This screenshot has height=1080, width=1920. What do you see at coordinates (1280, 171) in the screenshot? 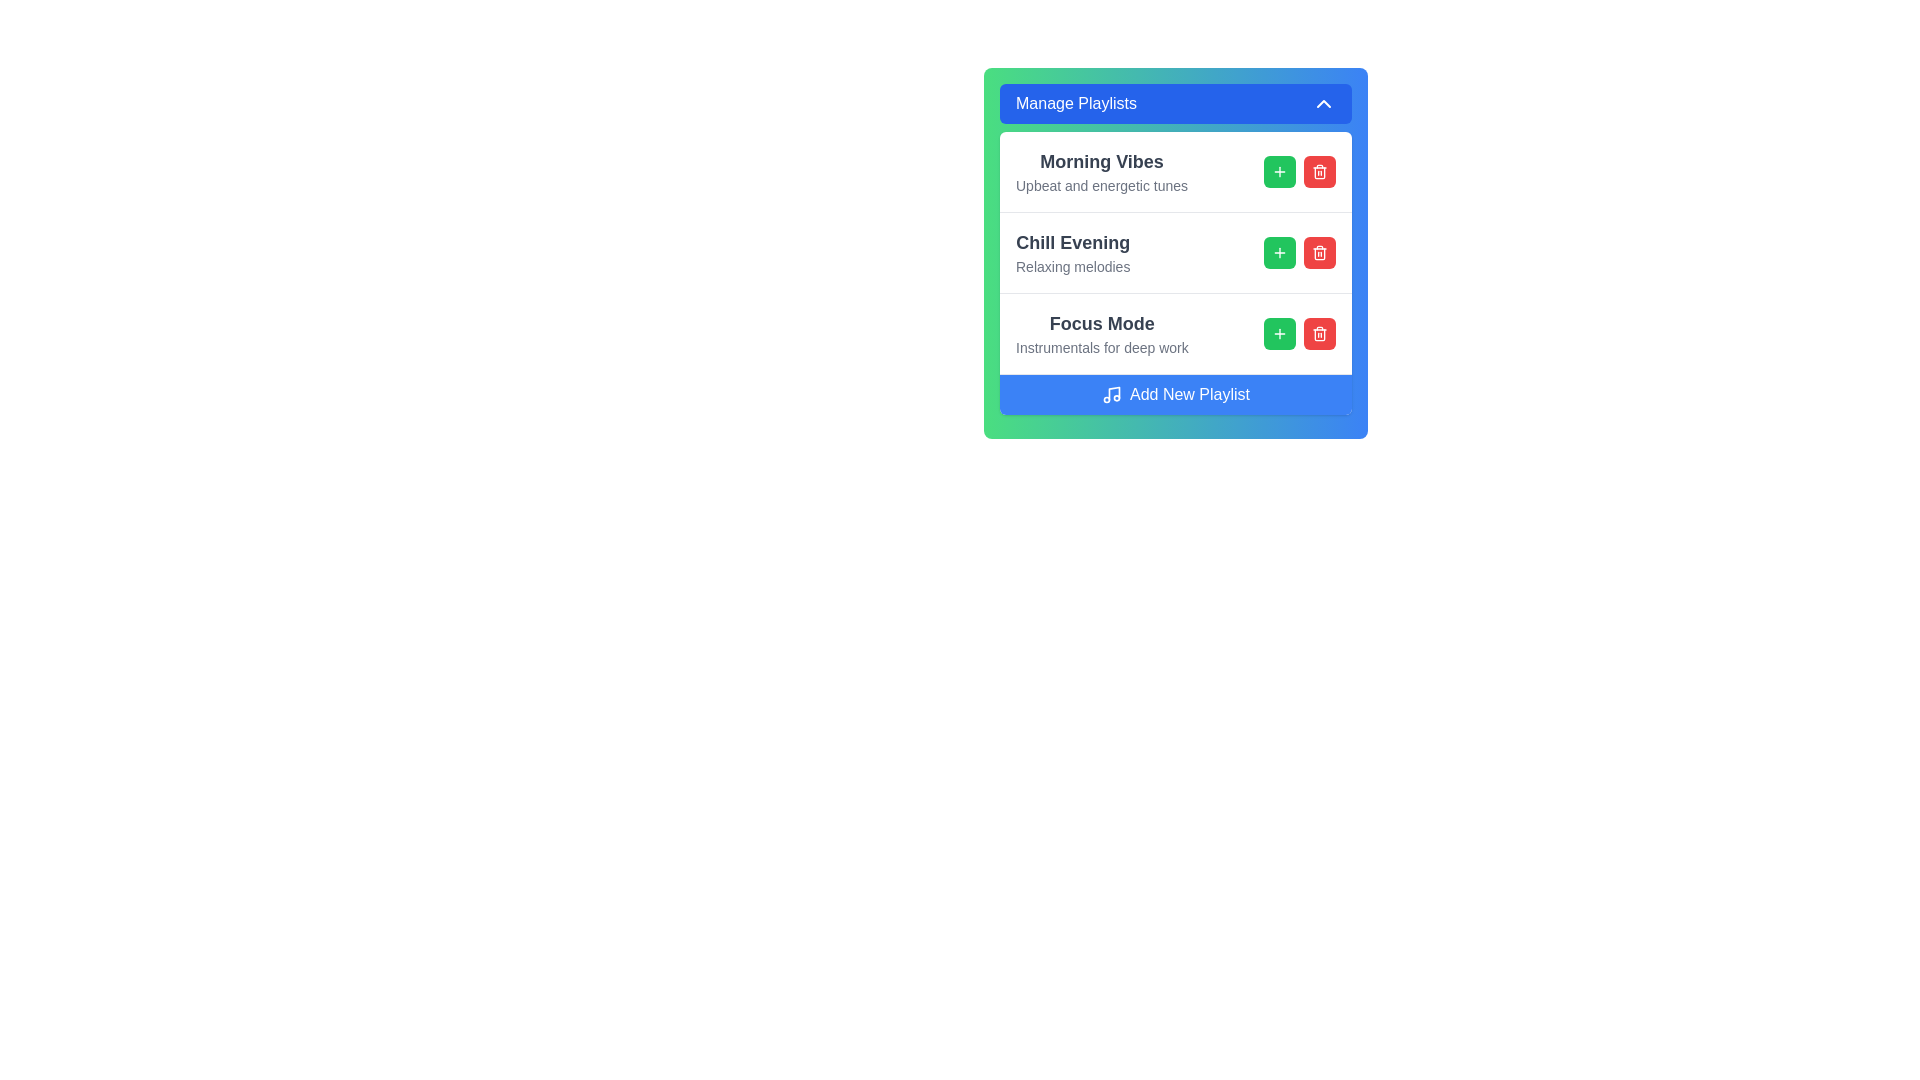
I see `the small green button with a white '+' icon associated with the 'Morning Vibes' playlist` at bounding box center [1280, 171].